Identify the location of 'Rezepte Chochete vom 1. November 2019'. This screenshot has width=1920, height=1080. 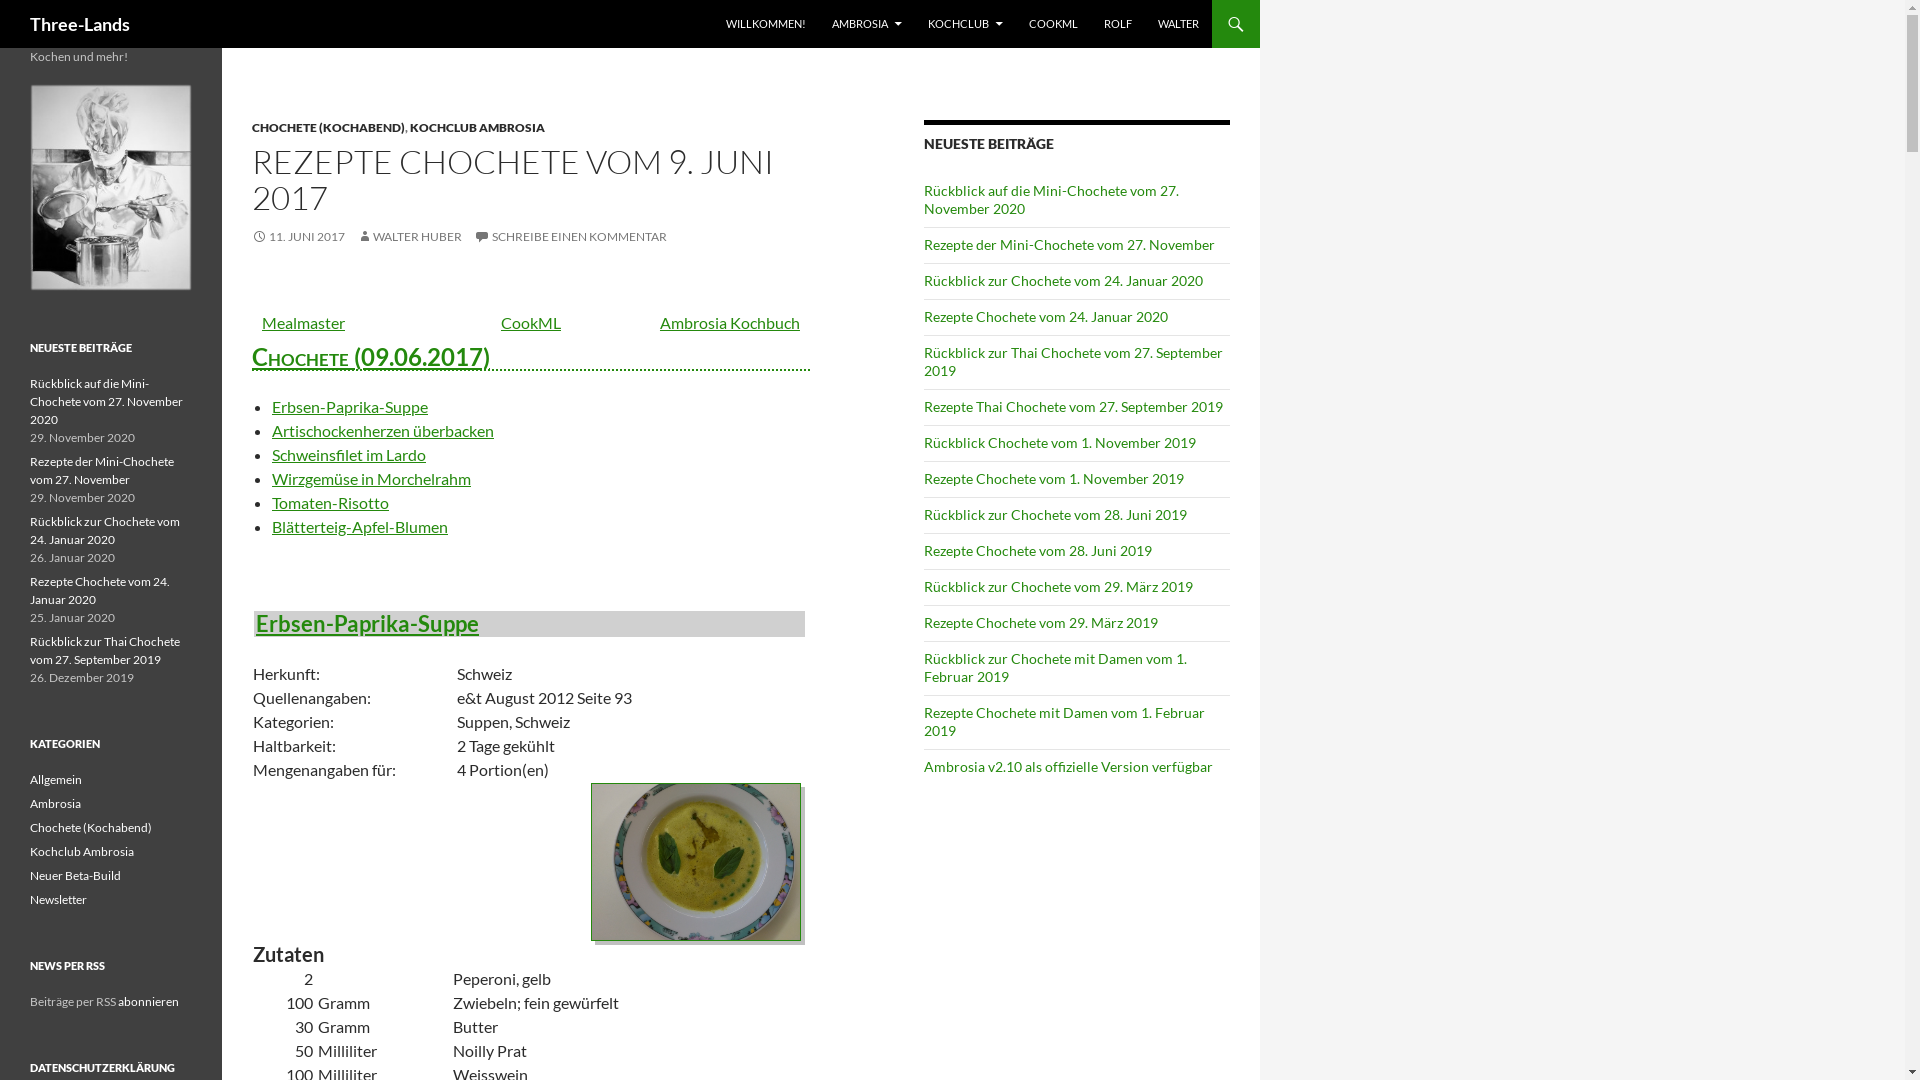
(1053, 478).